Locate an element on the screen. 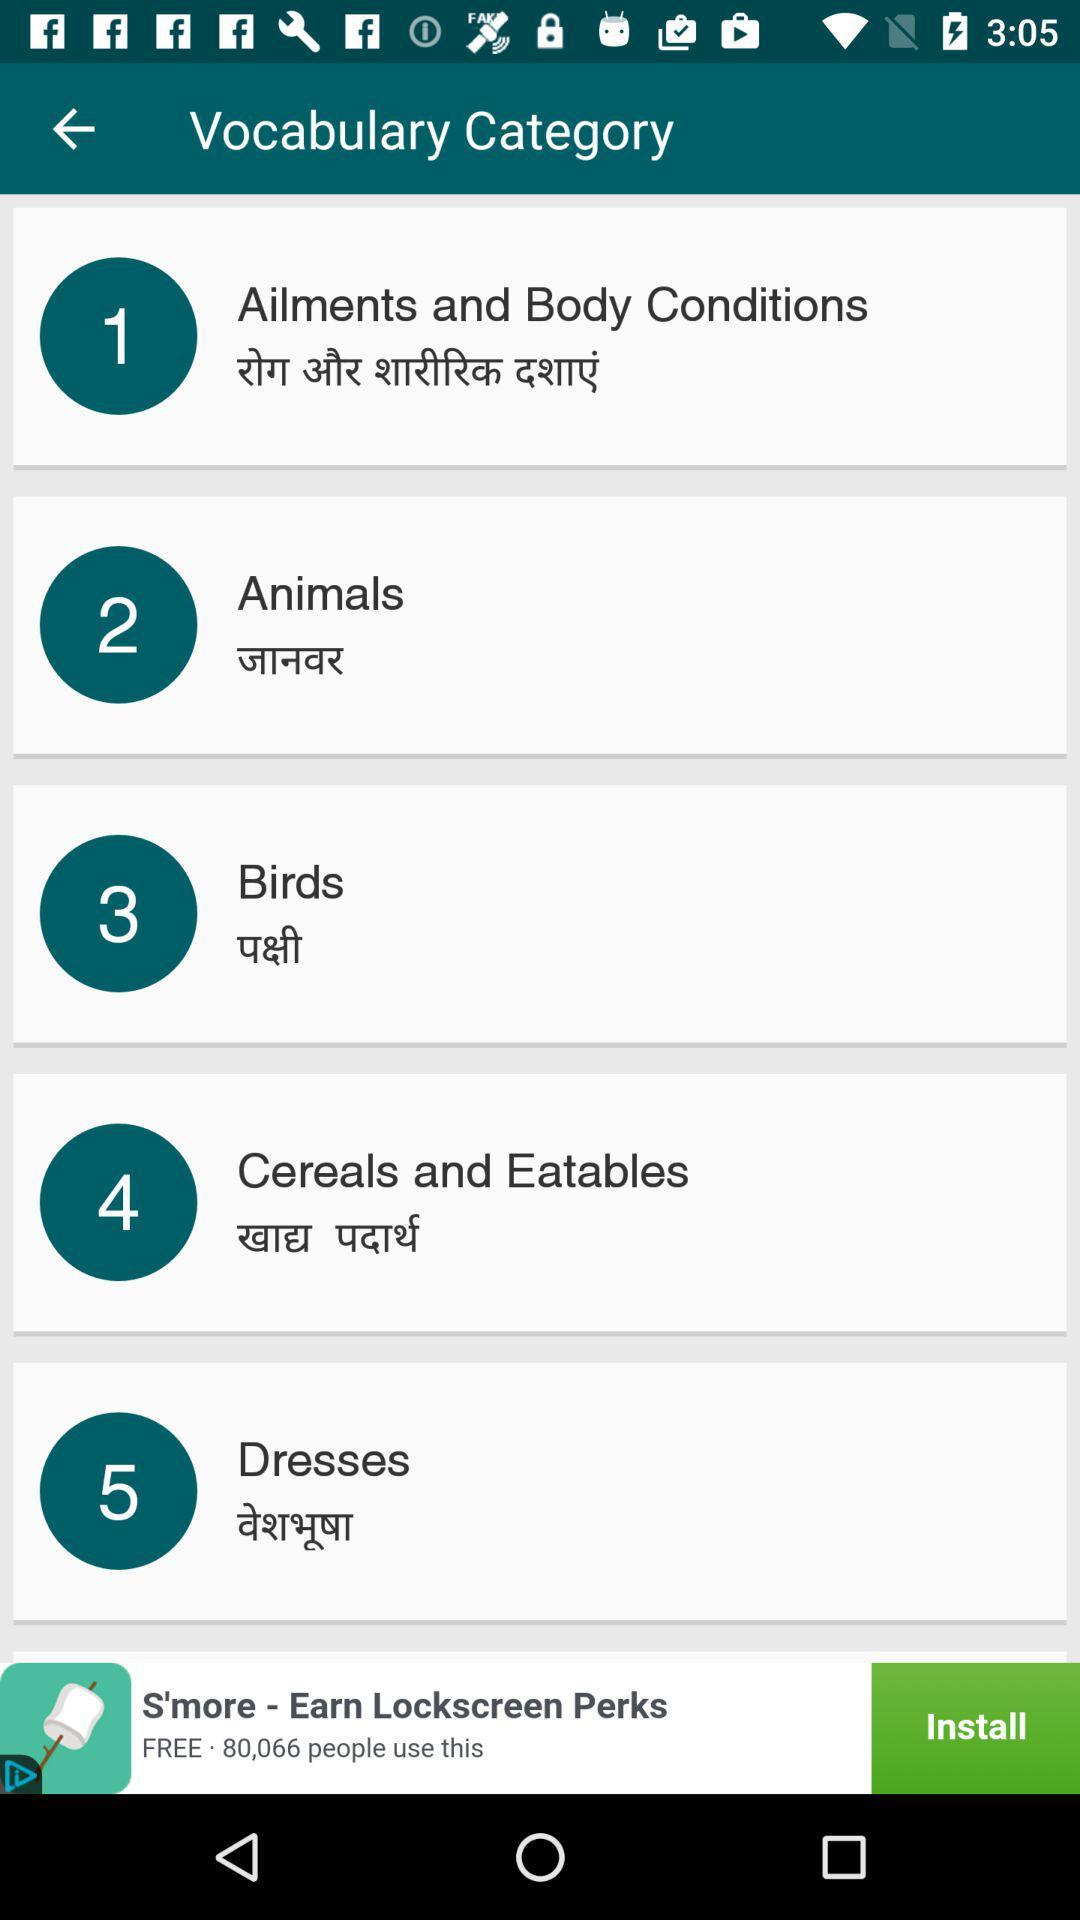 This screenshot has width=1080, height=1920. the icon to the right of the 5 is located at coordinates (295, 1524).